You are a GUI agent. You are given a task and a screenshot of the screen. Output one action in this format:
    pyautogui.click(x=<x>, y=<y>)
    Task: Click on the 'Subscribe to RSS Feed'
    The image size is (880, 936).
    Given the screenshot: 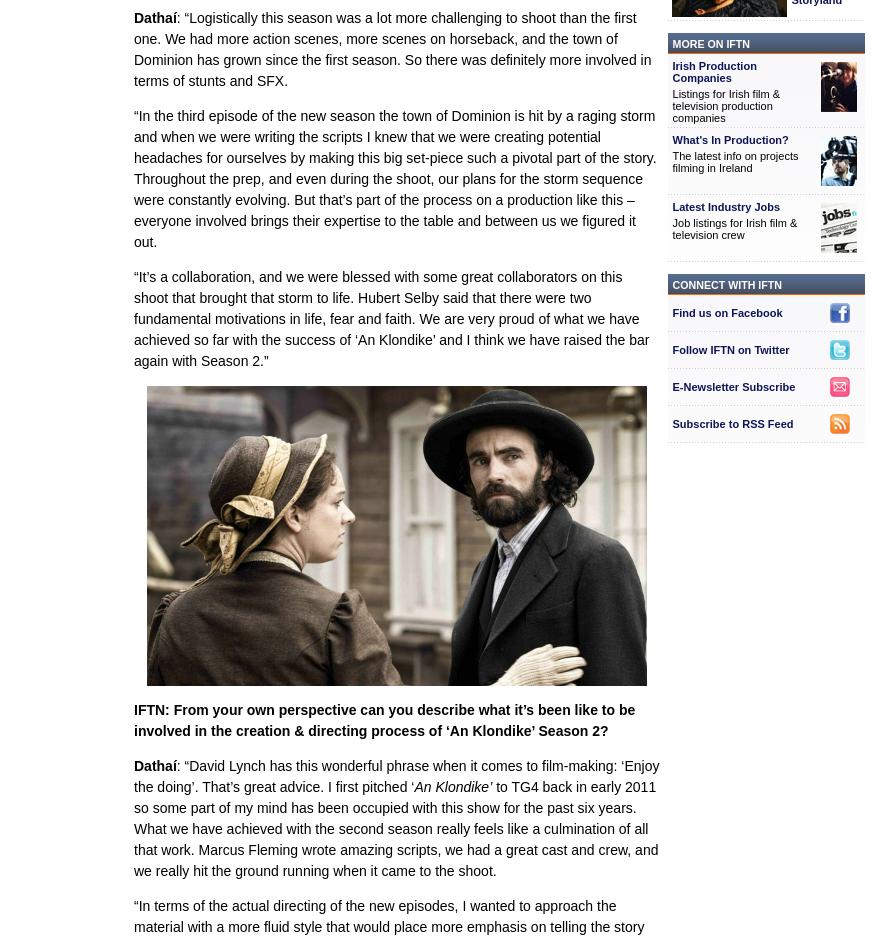 What is the action you would take?
    pyautogui.click(x=732, y=423)
    